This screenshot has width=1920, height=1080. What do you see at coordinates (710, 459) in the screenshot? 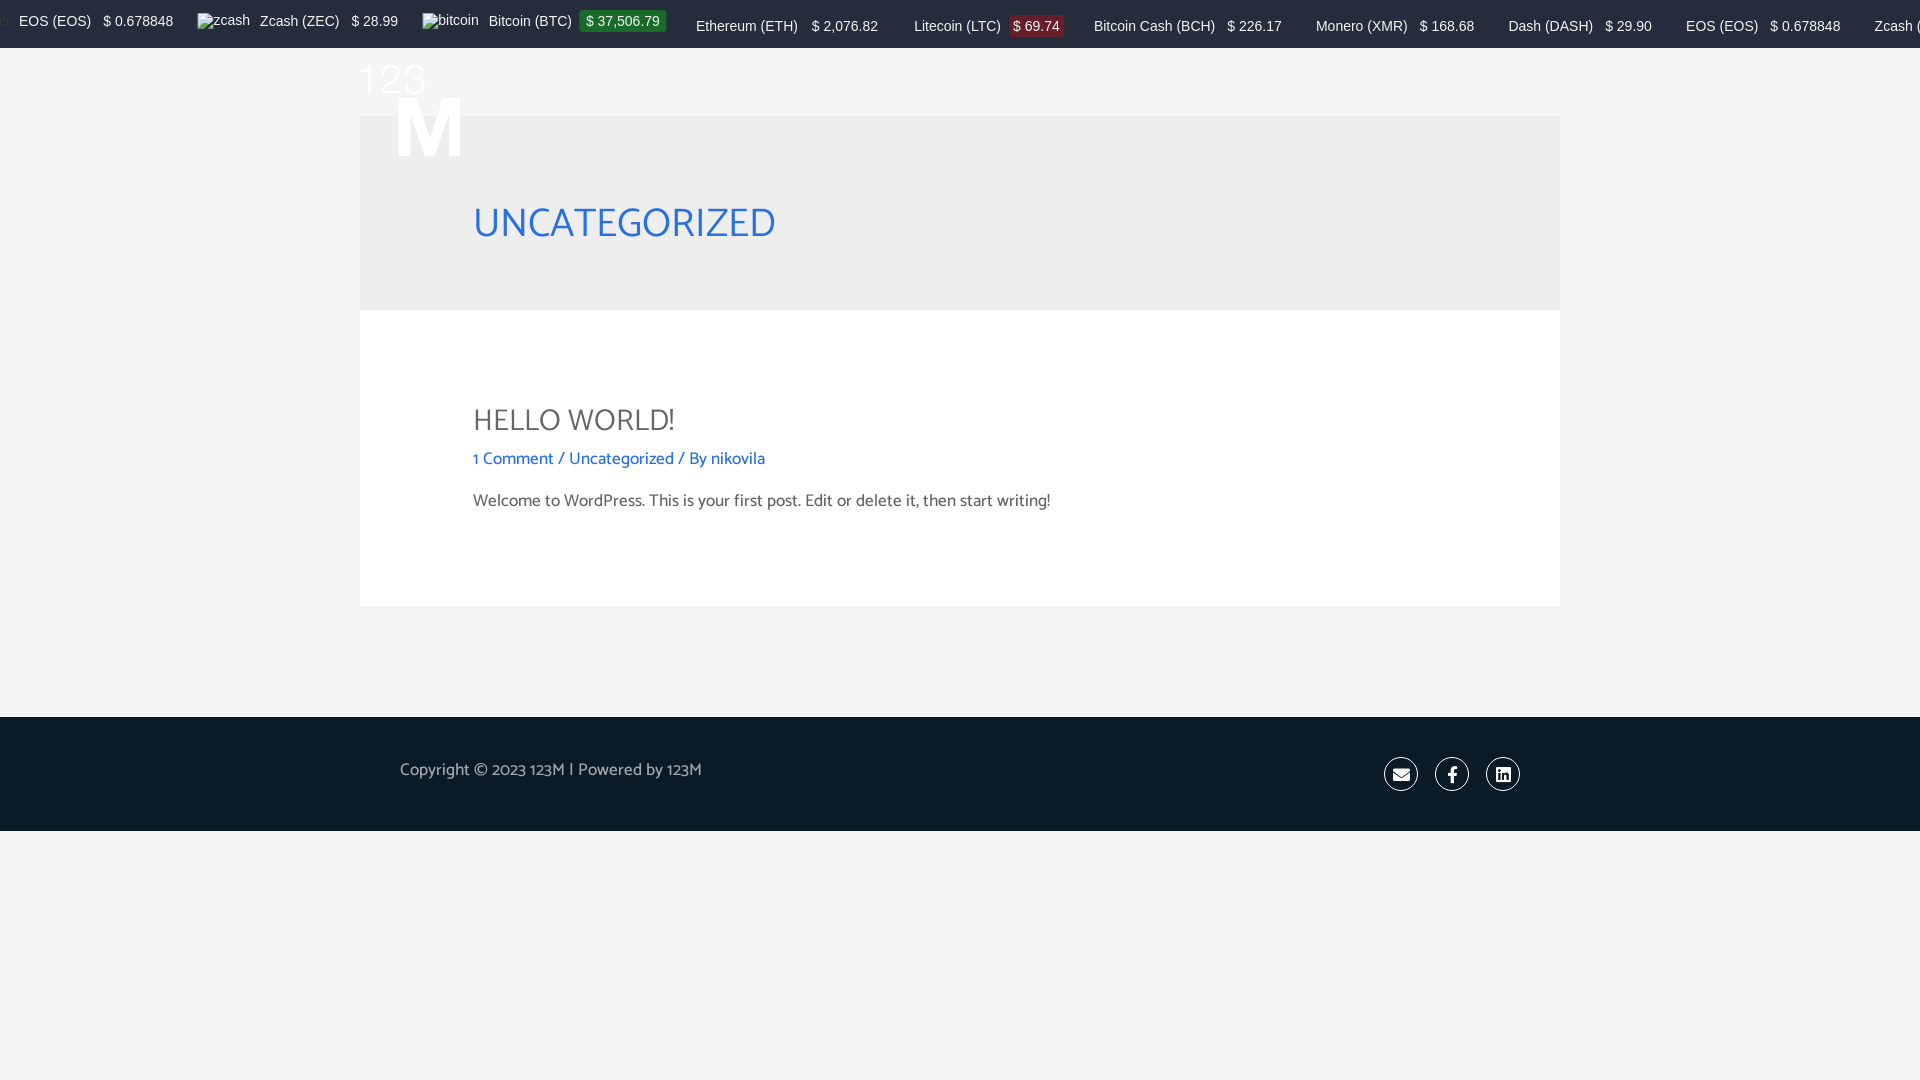
I see `'nikovila'` at bounding box center [710, 459].